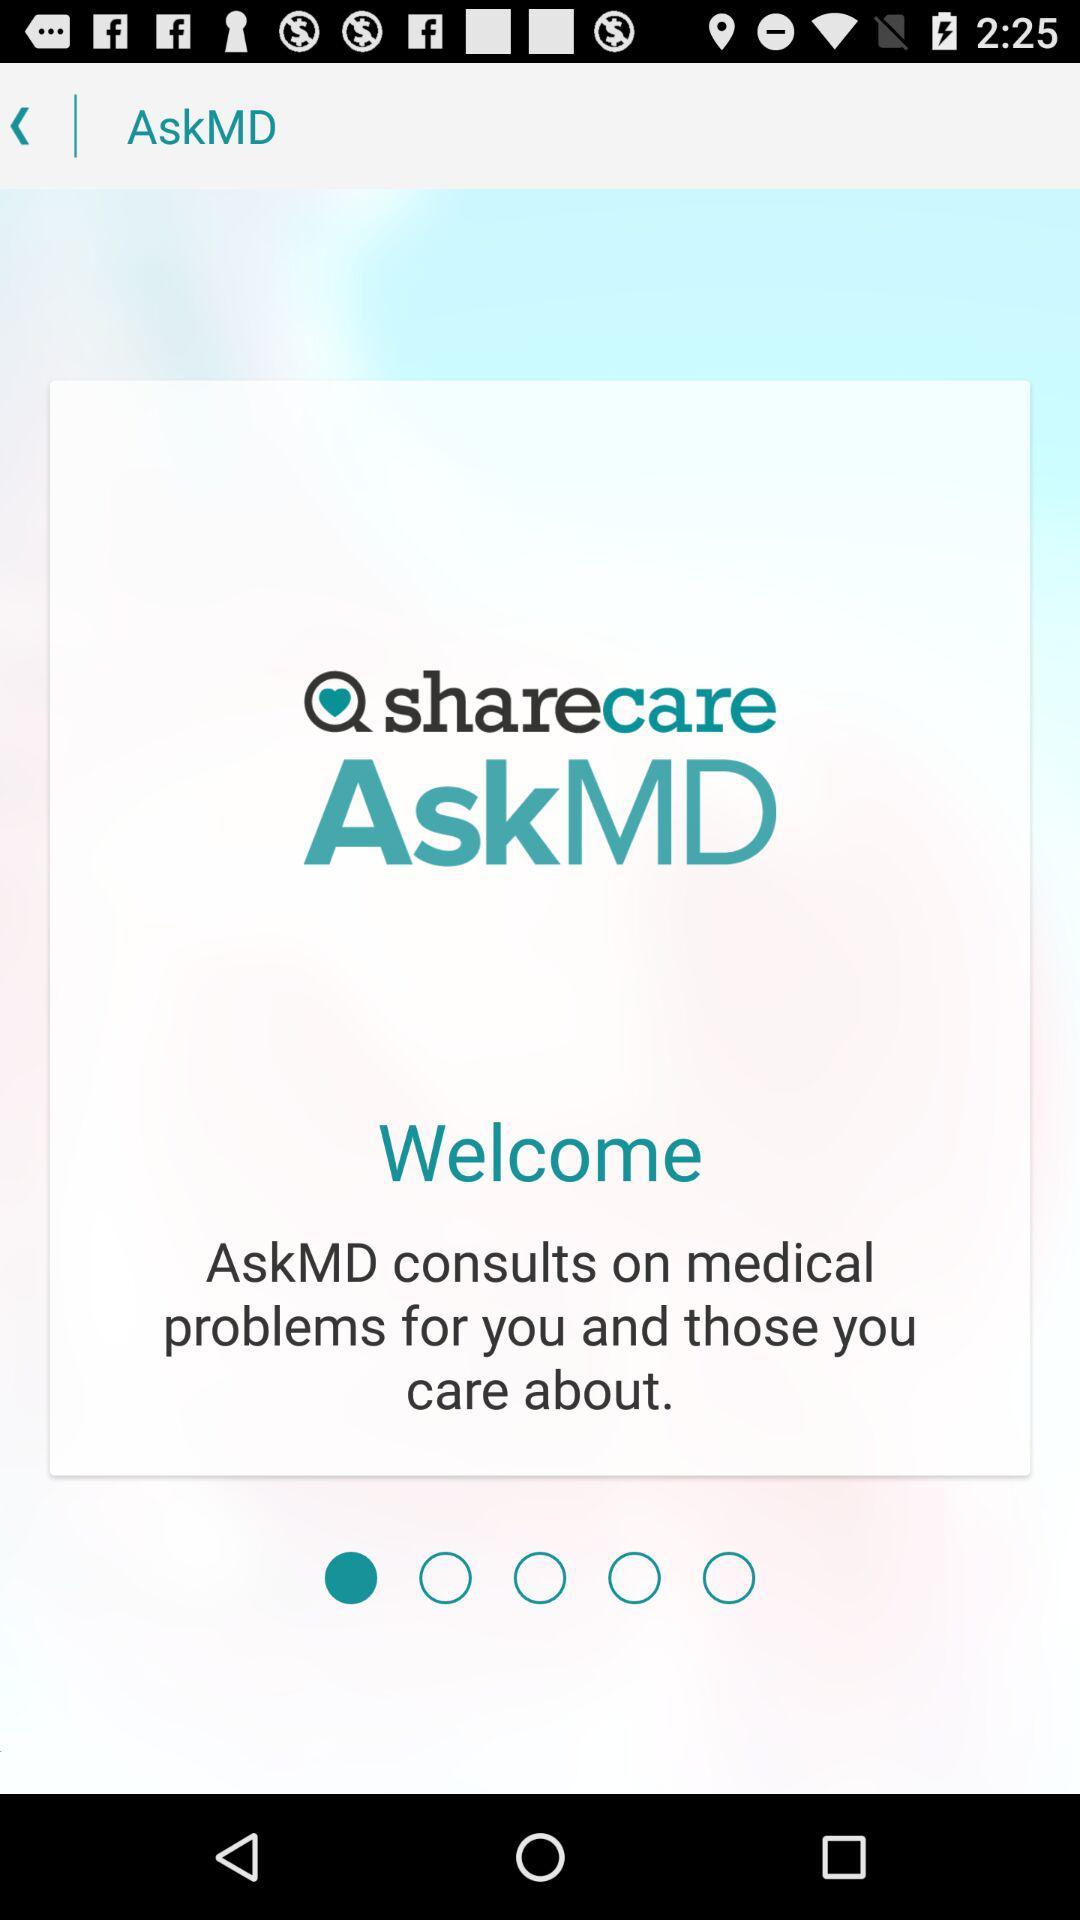  What do you see at coordinates (444, 1577) in the screenshot?
I see `the item below the askmd consults on icon` at bounding box center [444, 1577].